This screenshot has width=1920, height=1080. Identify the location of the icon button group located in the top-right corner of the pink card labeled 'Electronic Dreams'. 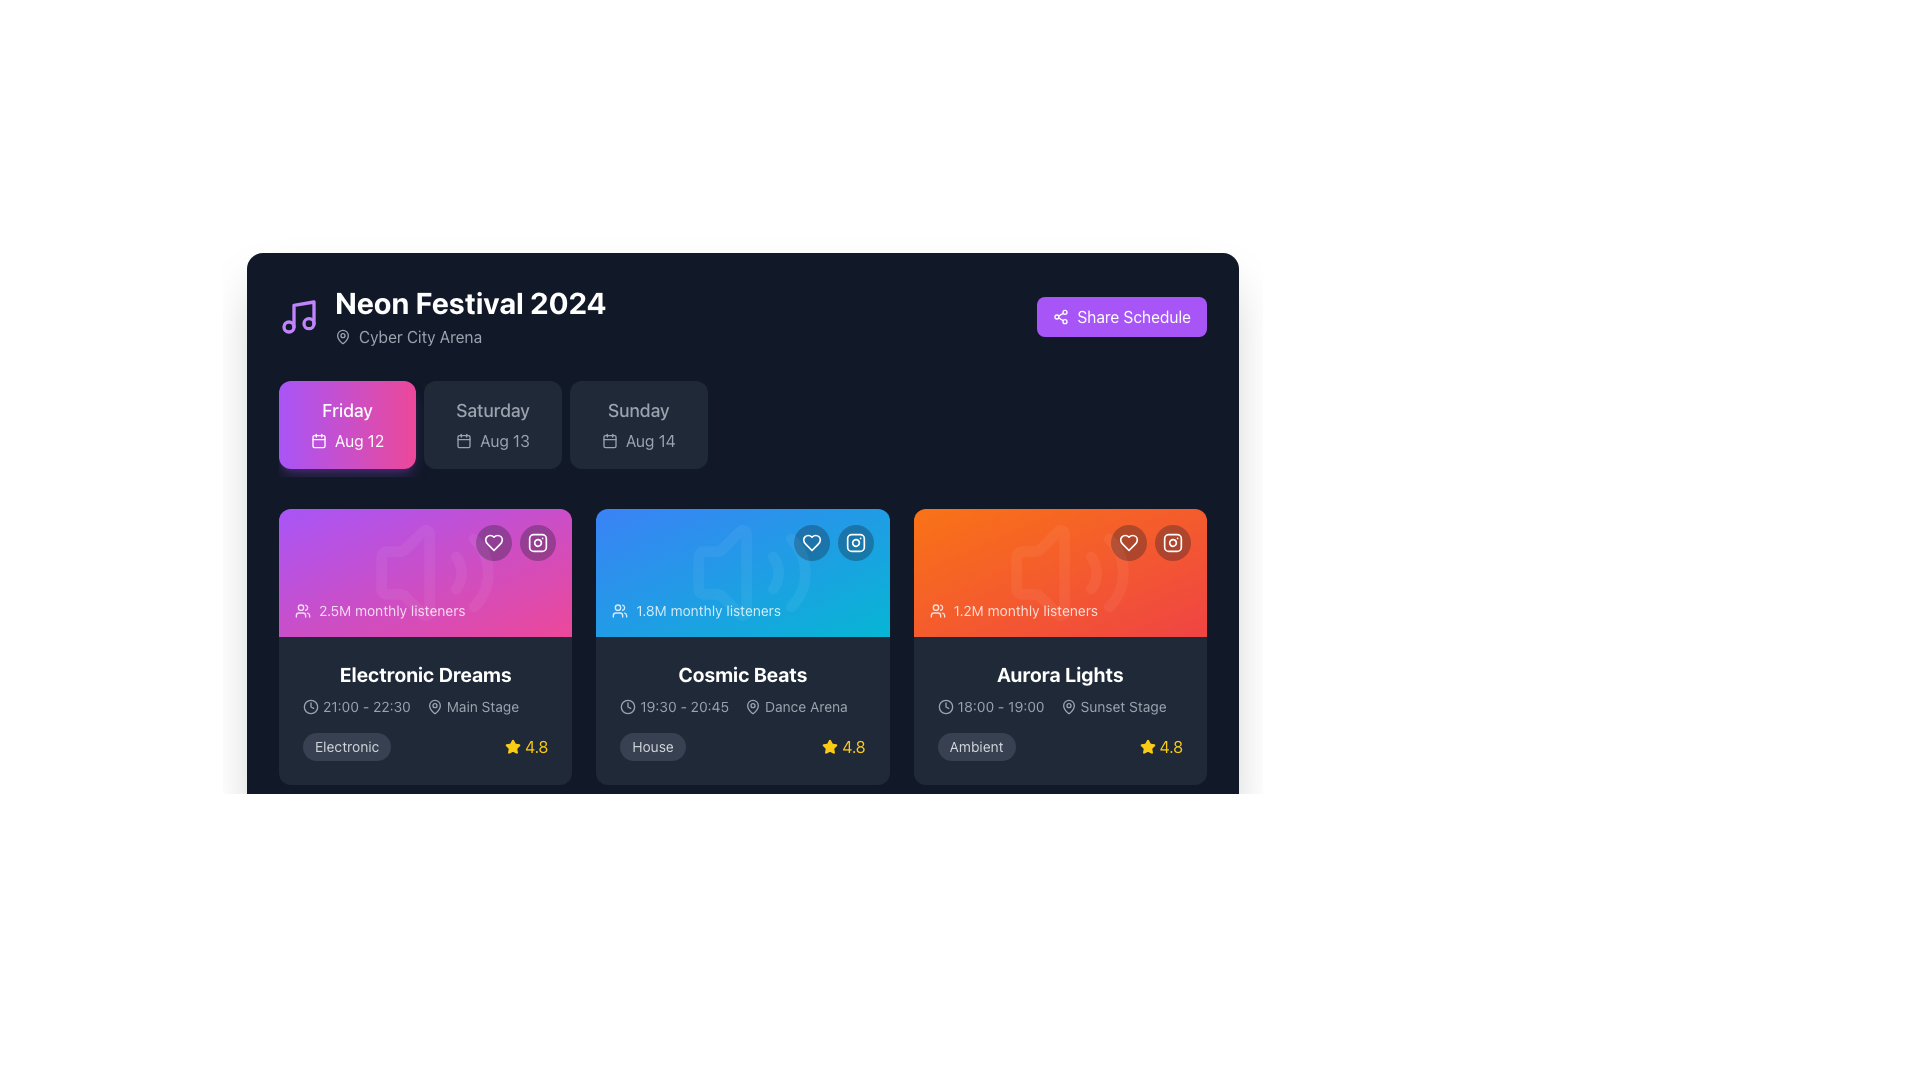
(516, 543).